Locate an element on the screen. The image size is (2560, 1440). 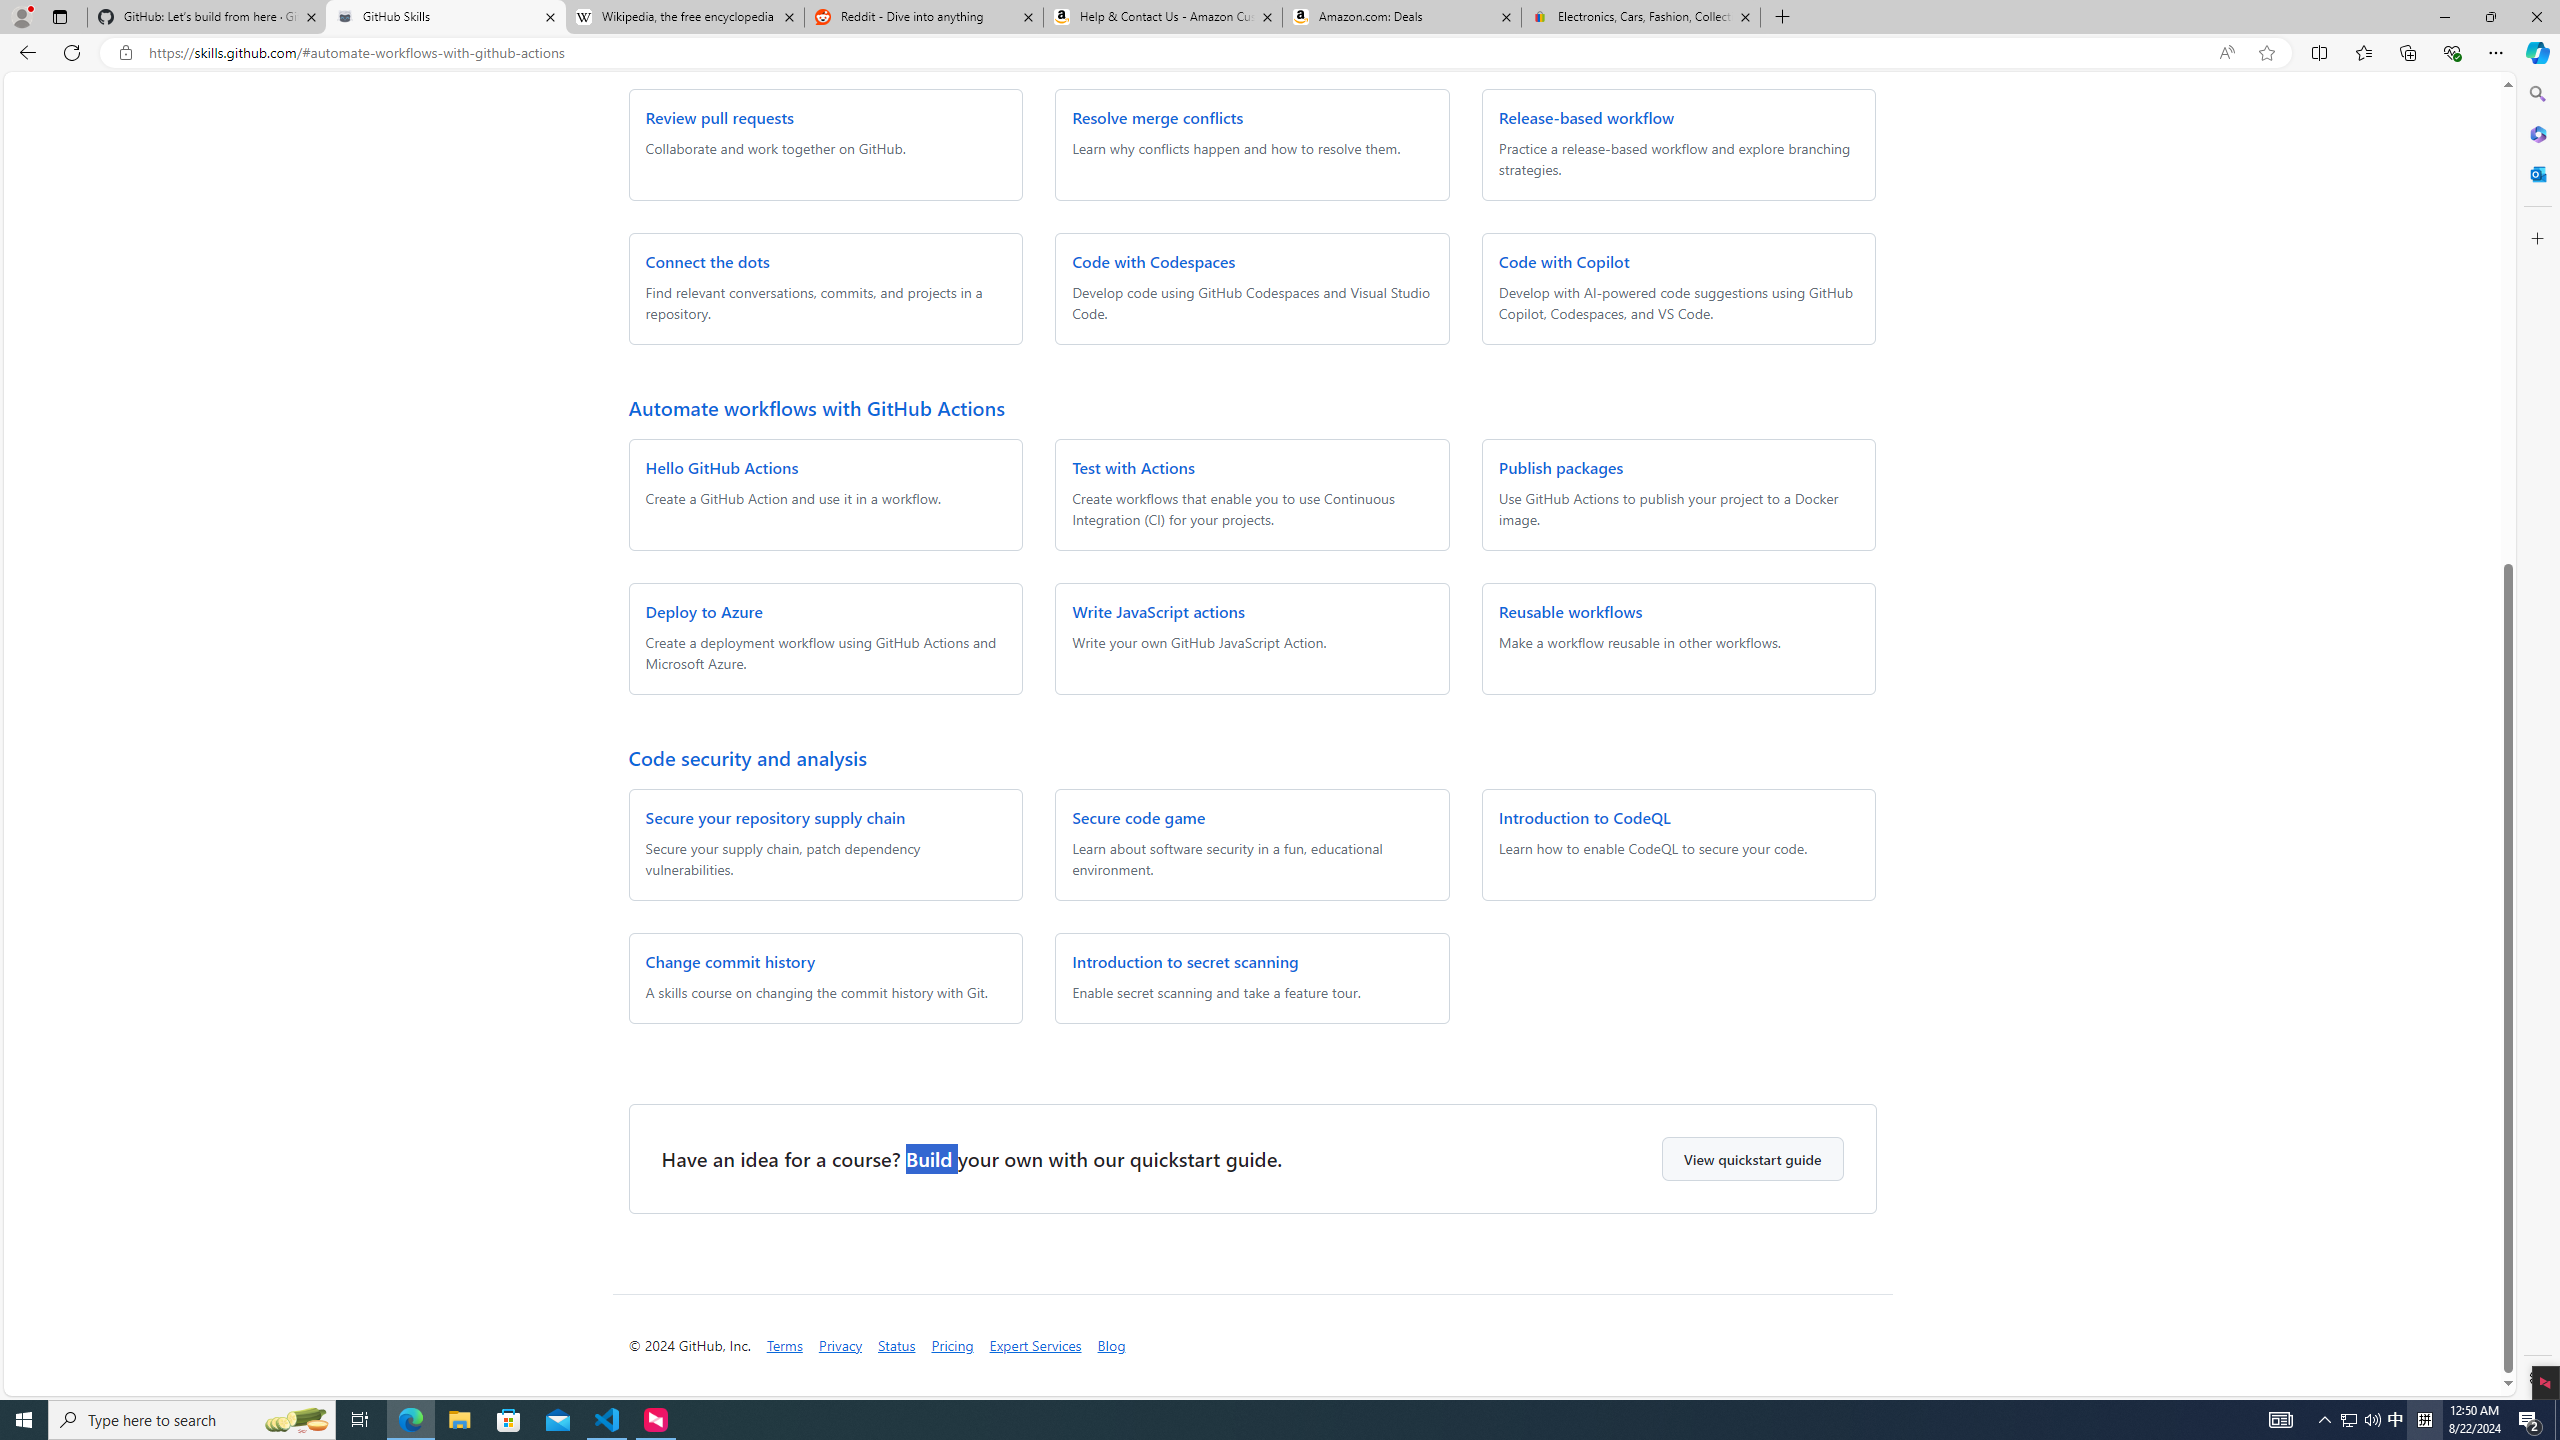
'Automate workflows with GitHub Actions' is located at coordinates (815, 406).